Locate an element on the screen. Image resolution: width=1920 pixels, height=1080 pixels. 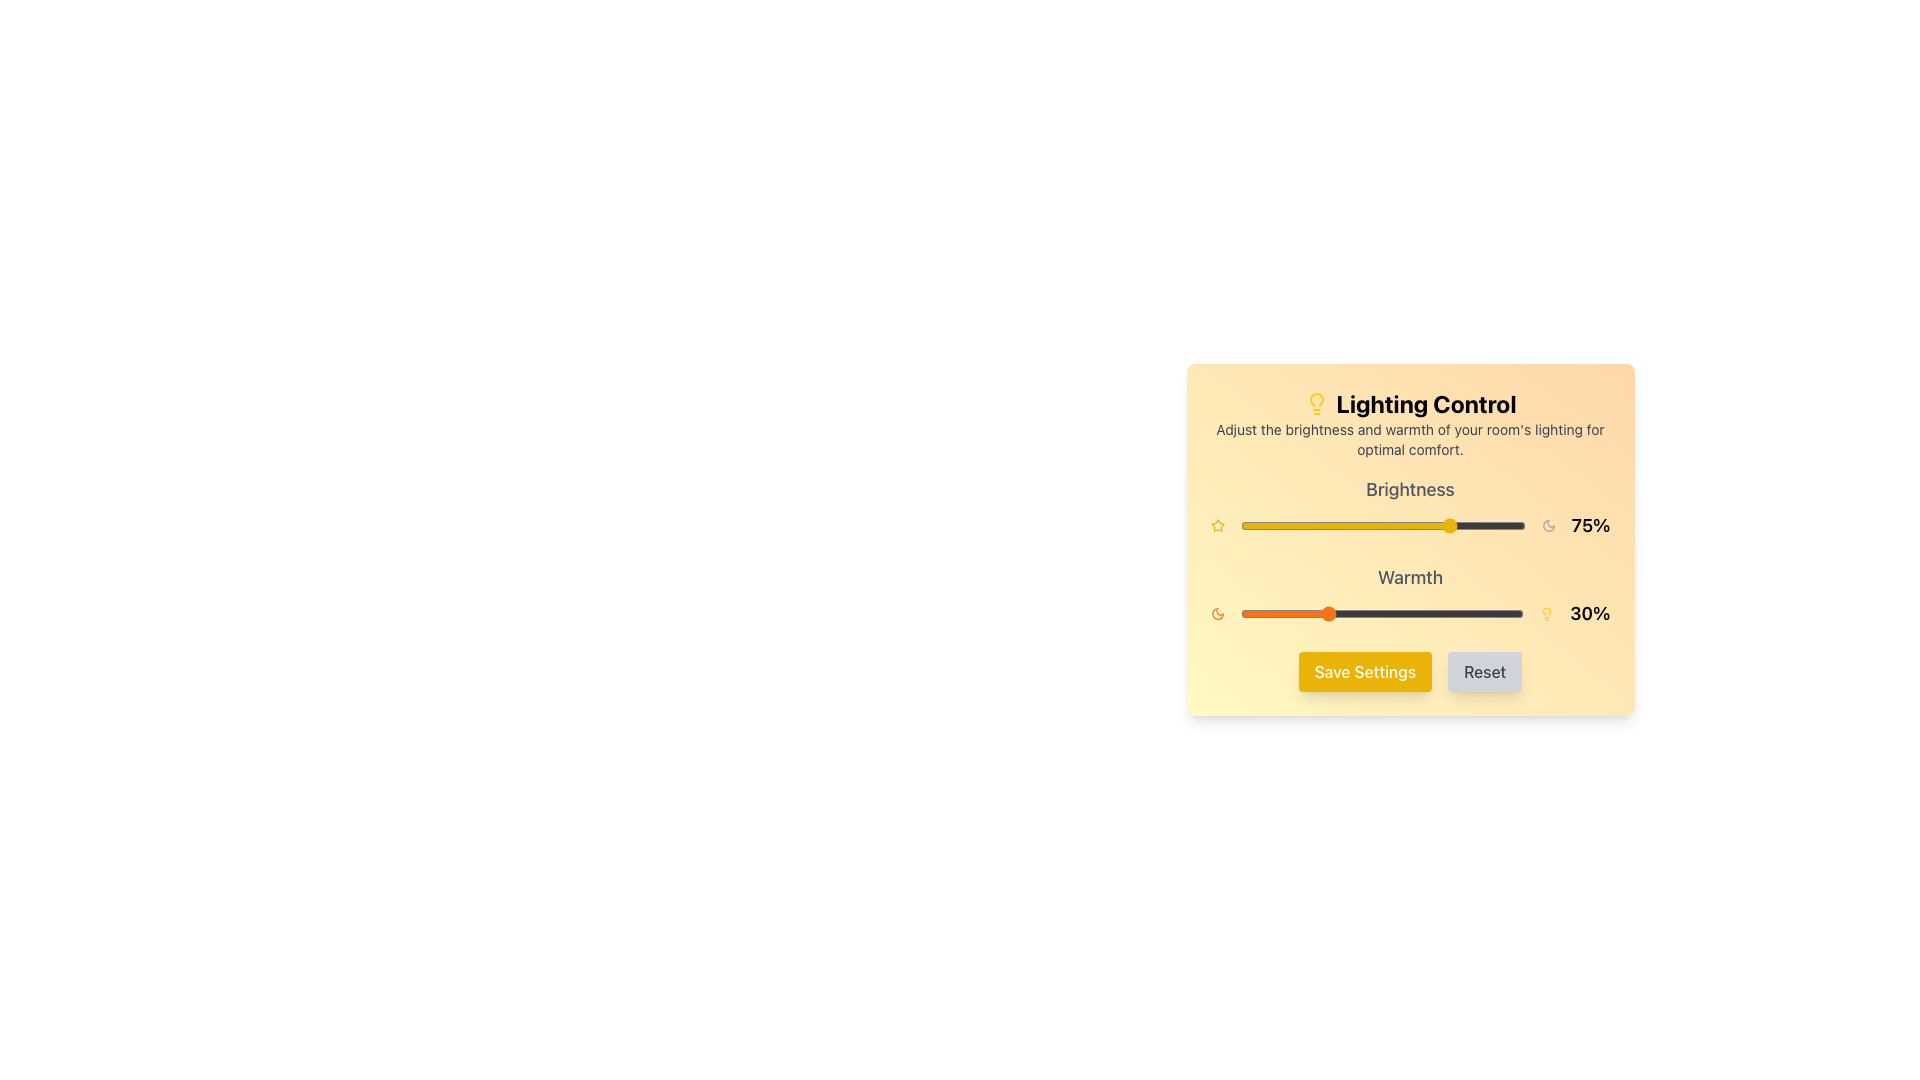
the brightness is located at coordinates (1457, 524).